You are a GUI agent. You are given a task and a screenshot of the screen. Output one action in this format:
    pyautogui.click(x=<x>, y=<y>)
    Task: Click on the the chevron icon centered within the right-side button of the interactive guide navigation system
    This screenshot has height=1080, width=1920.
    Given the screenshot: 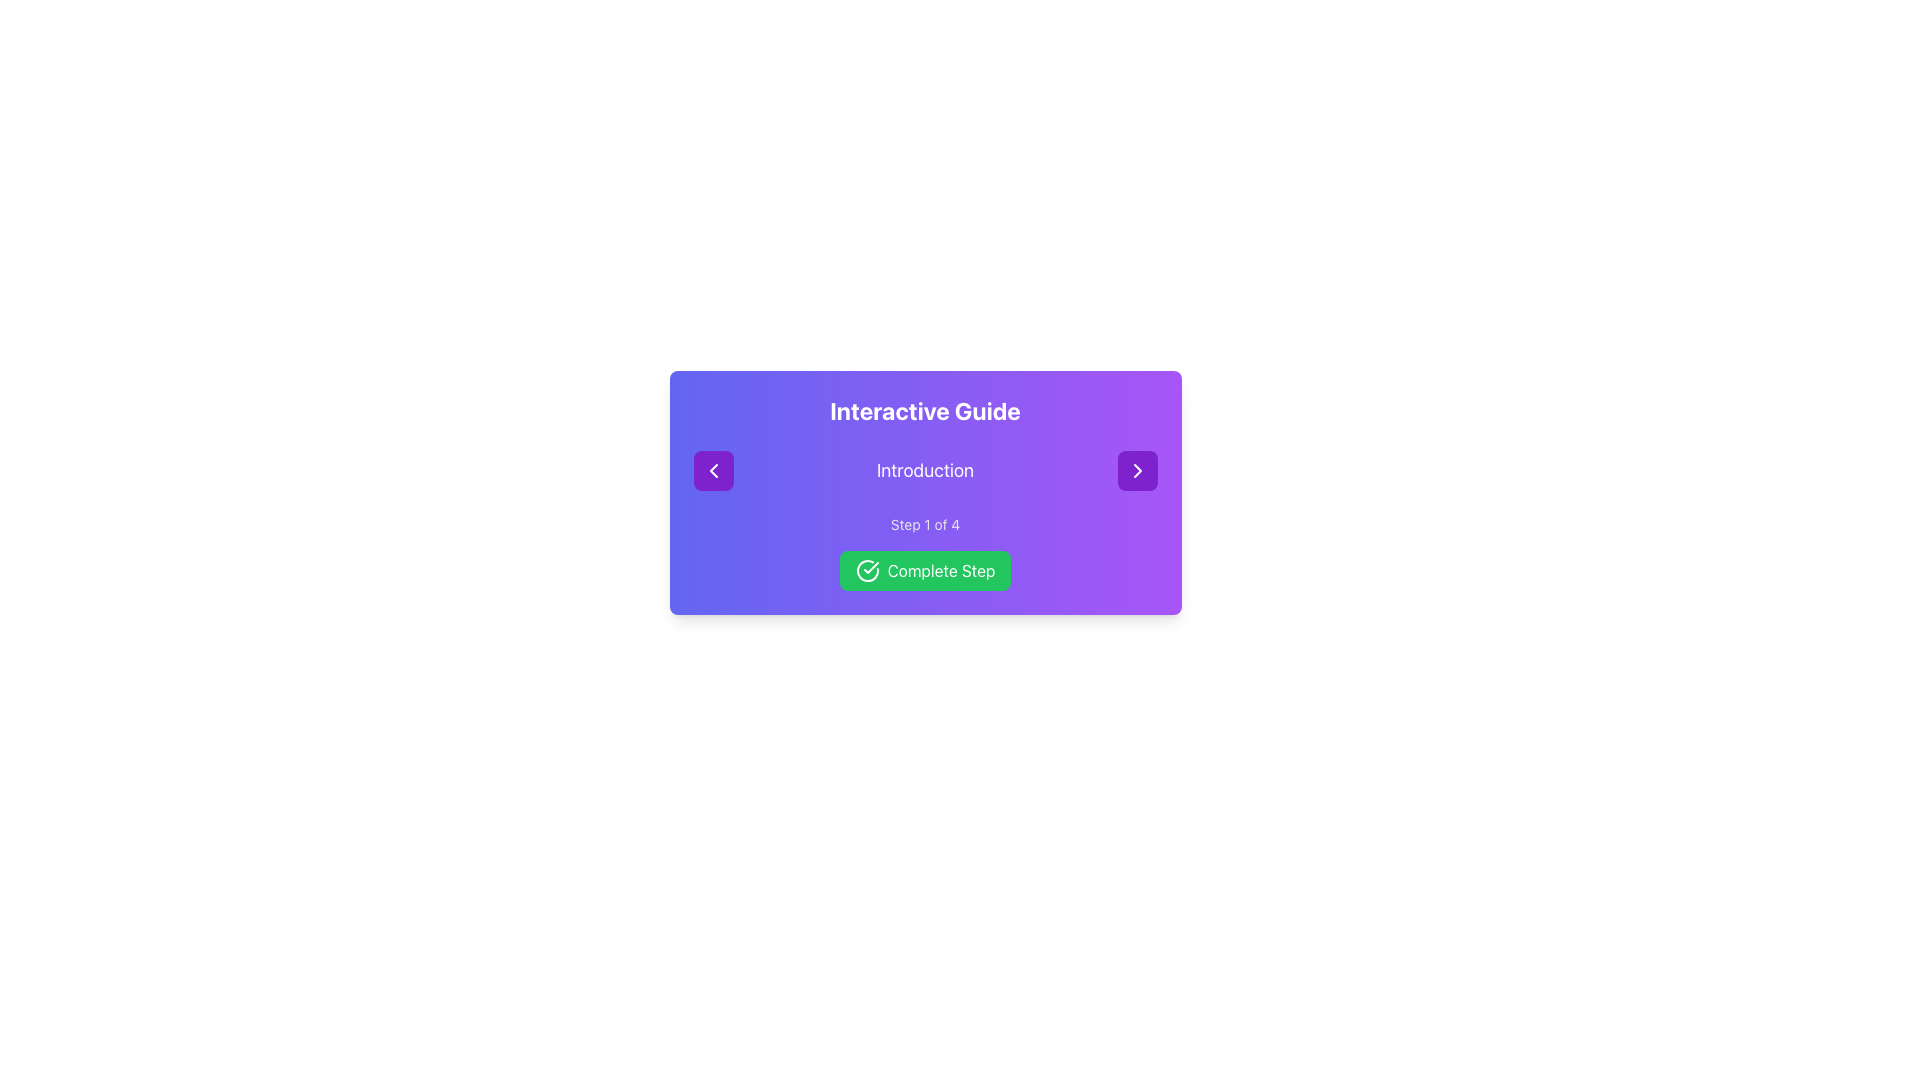 What is the action you would take?
    pyautogui.click(x=1137, y=470)
    